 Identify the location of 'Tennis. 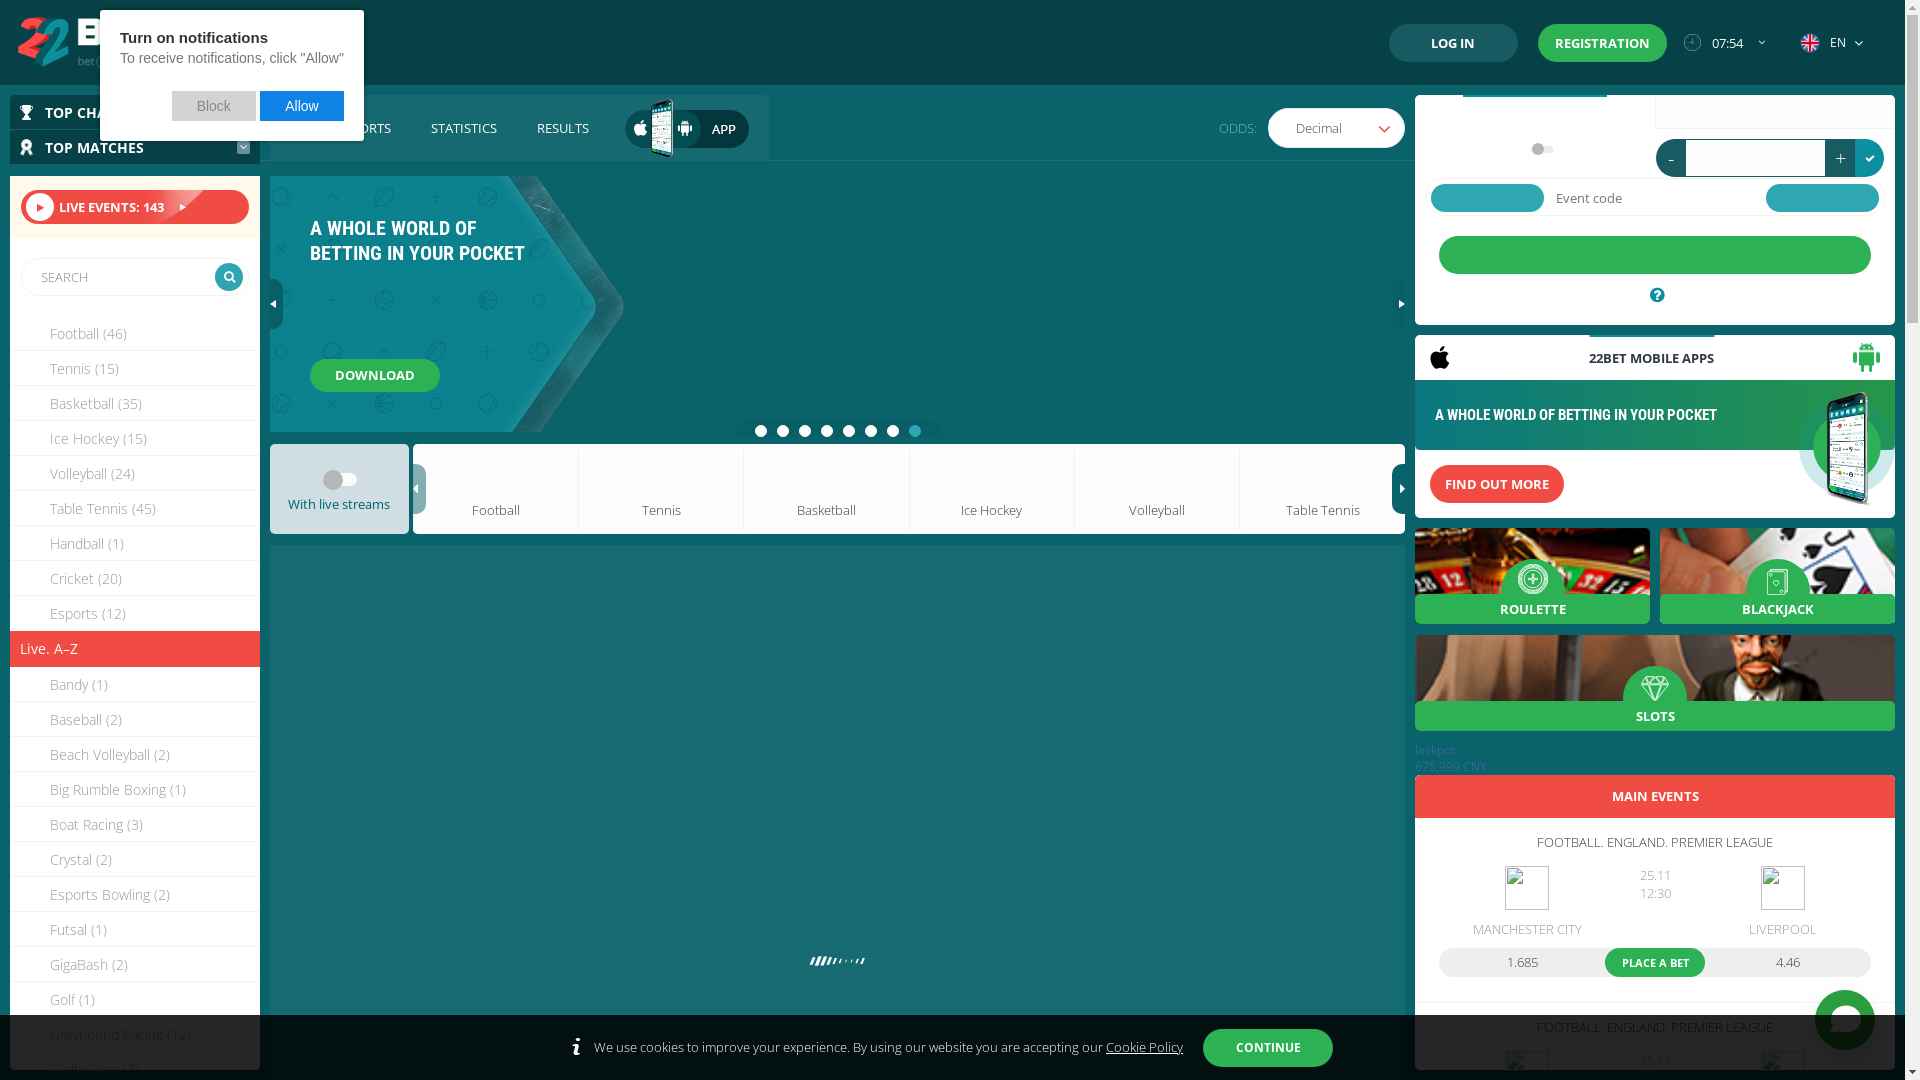
(133, 368).